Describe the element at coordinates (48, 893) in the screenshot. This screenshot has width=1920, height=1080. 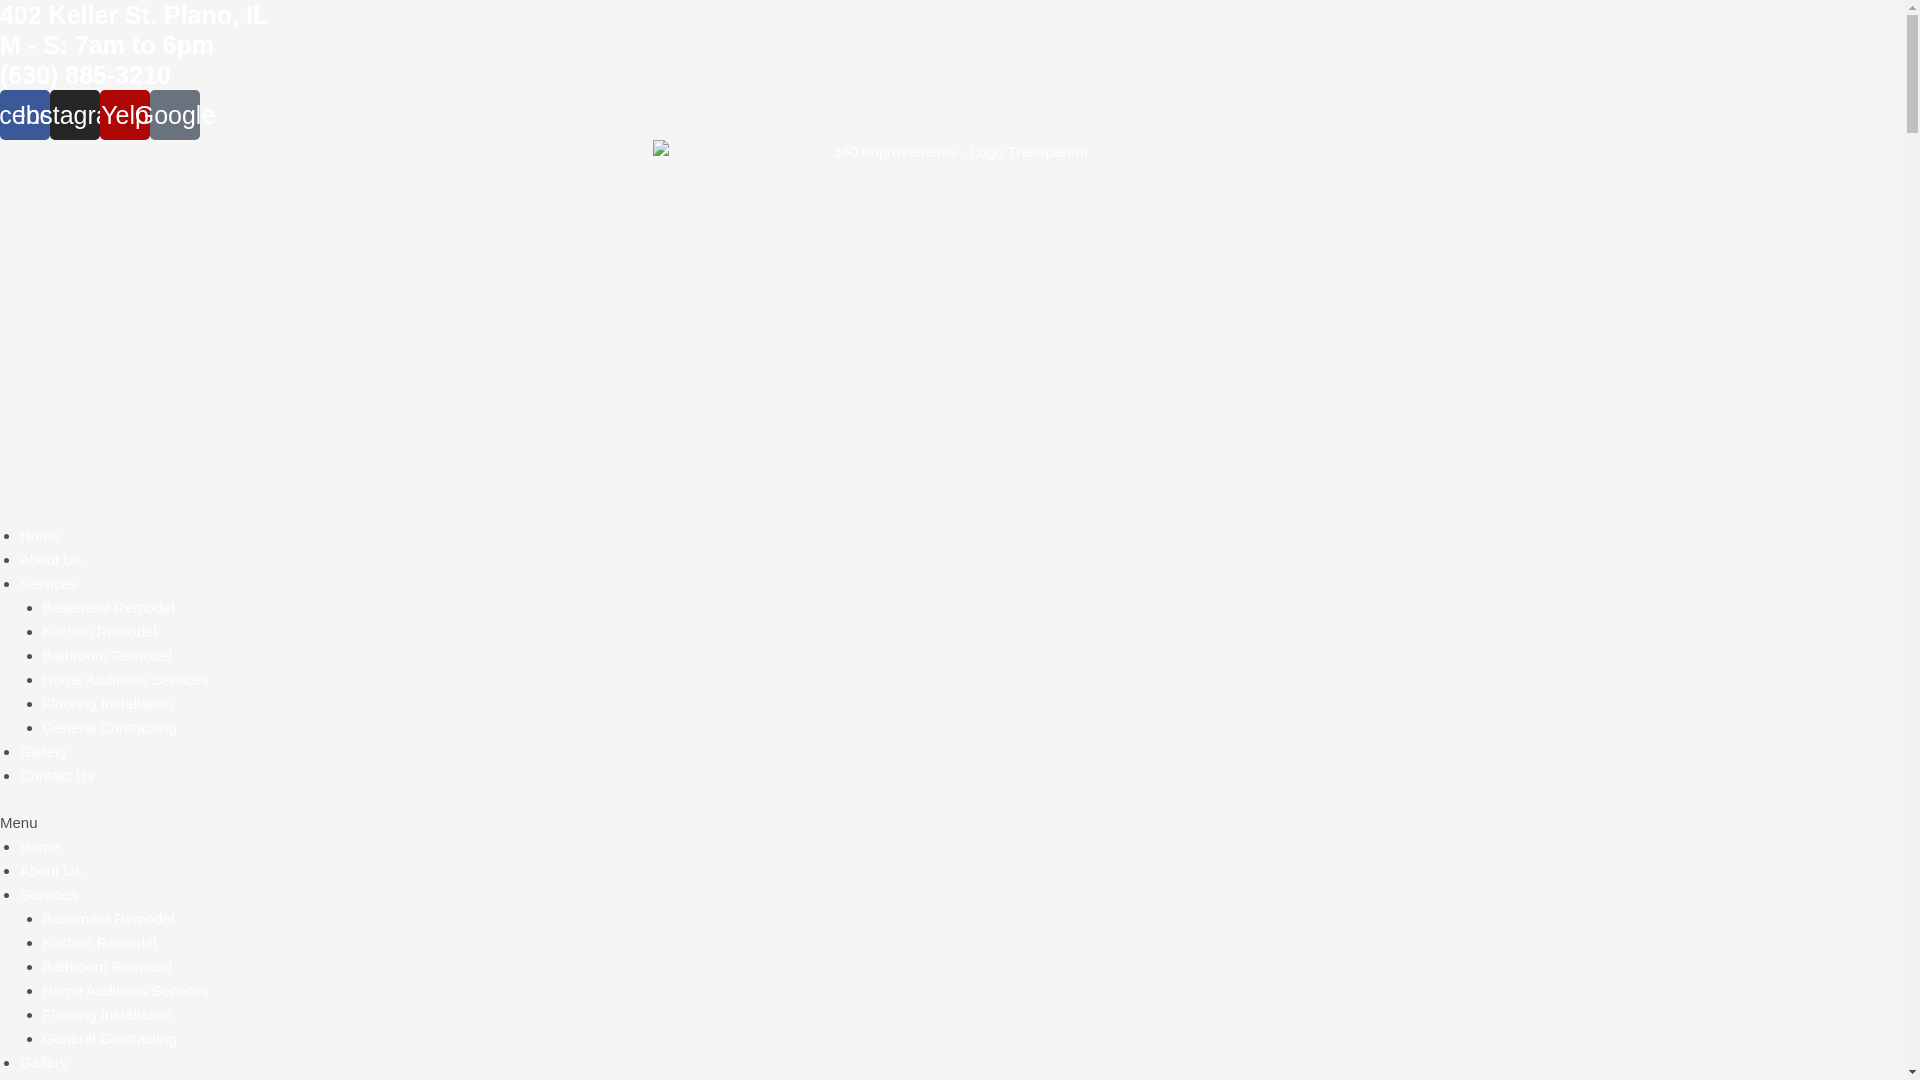
I see `'Services'` at that location.